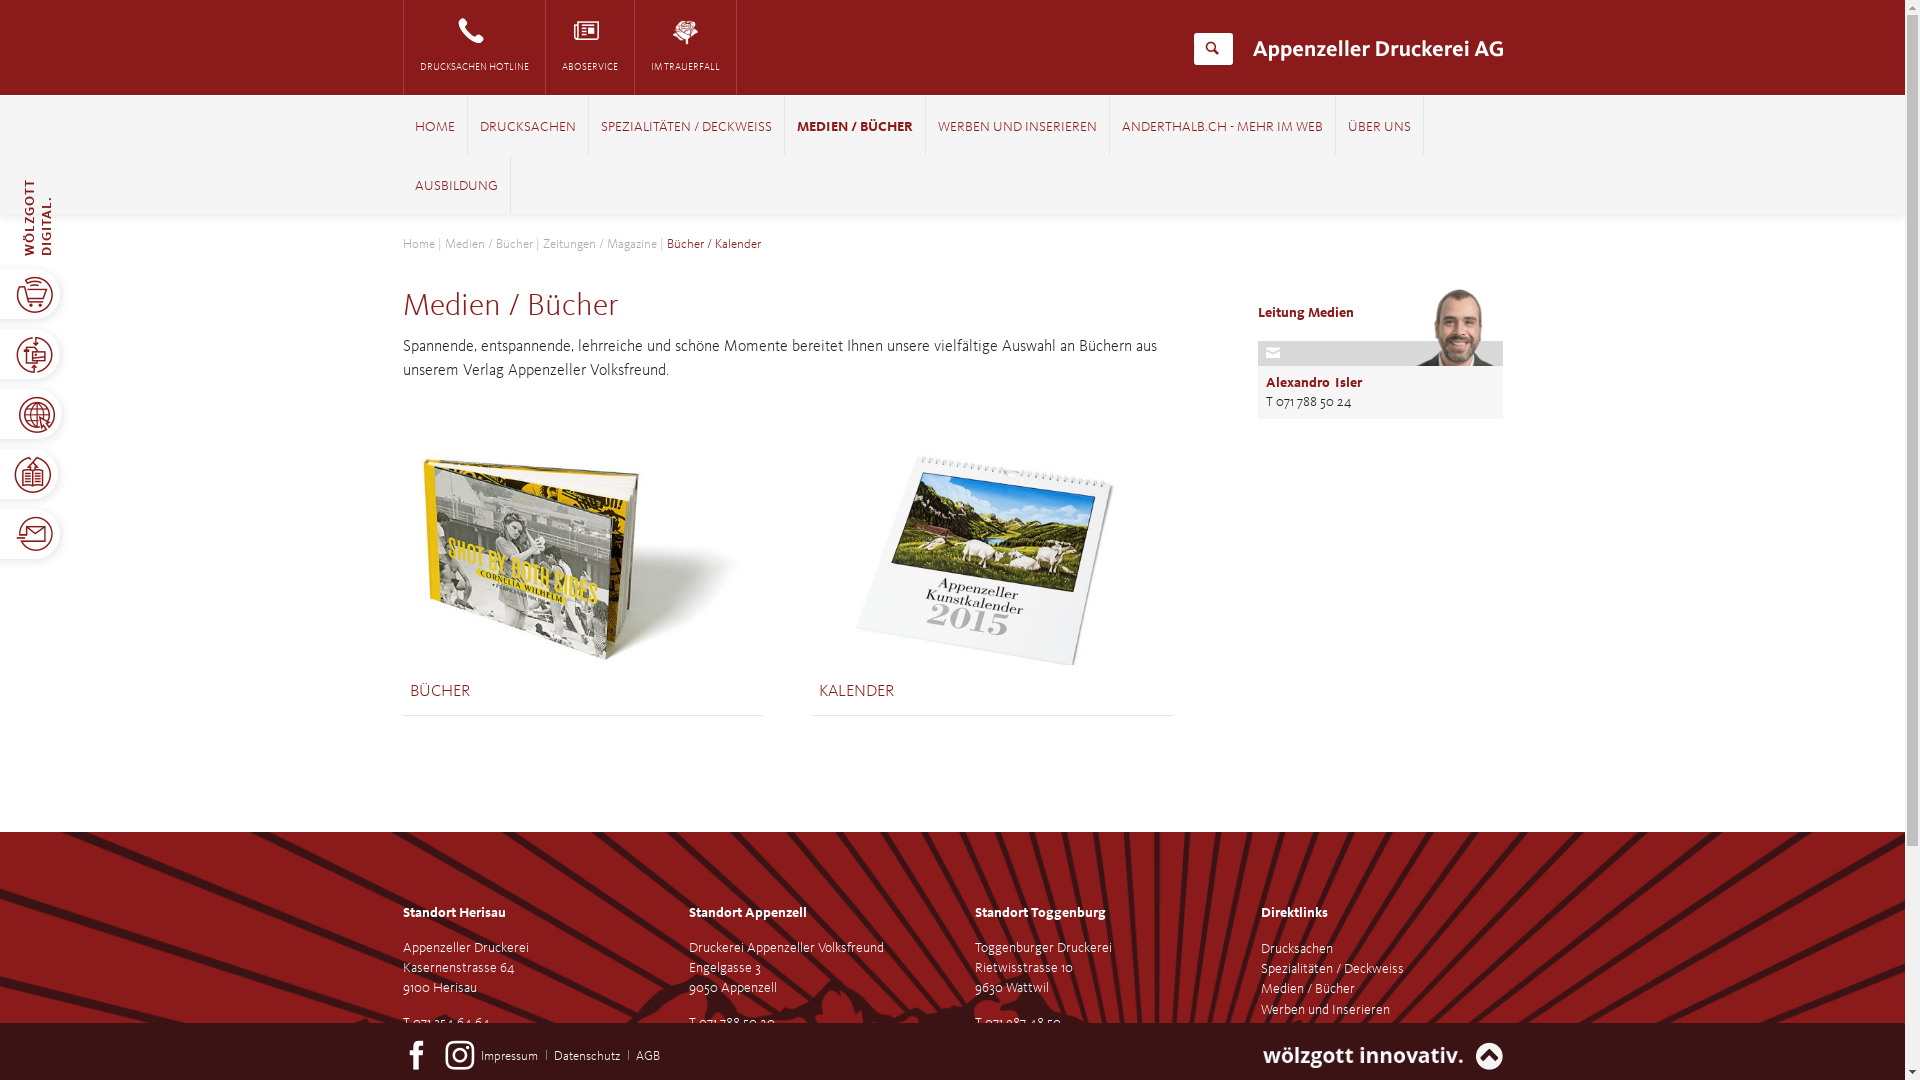  I want to click on 'WERBEN UND INSERIEREN', so click(1017, 127).